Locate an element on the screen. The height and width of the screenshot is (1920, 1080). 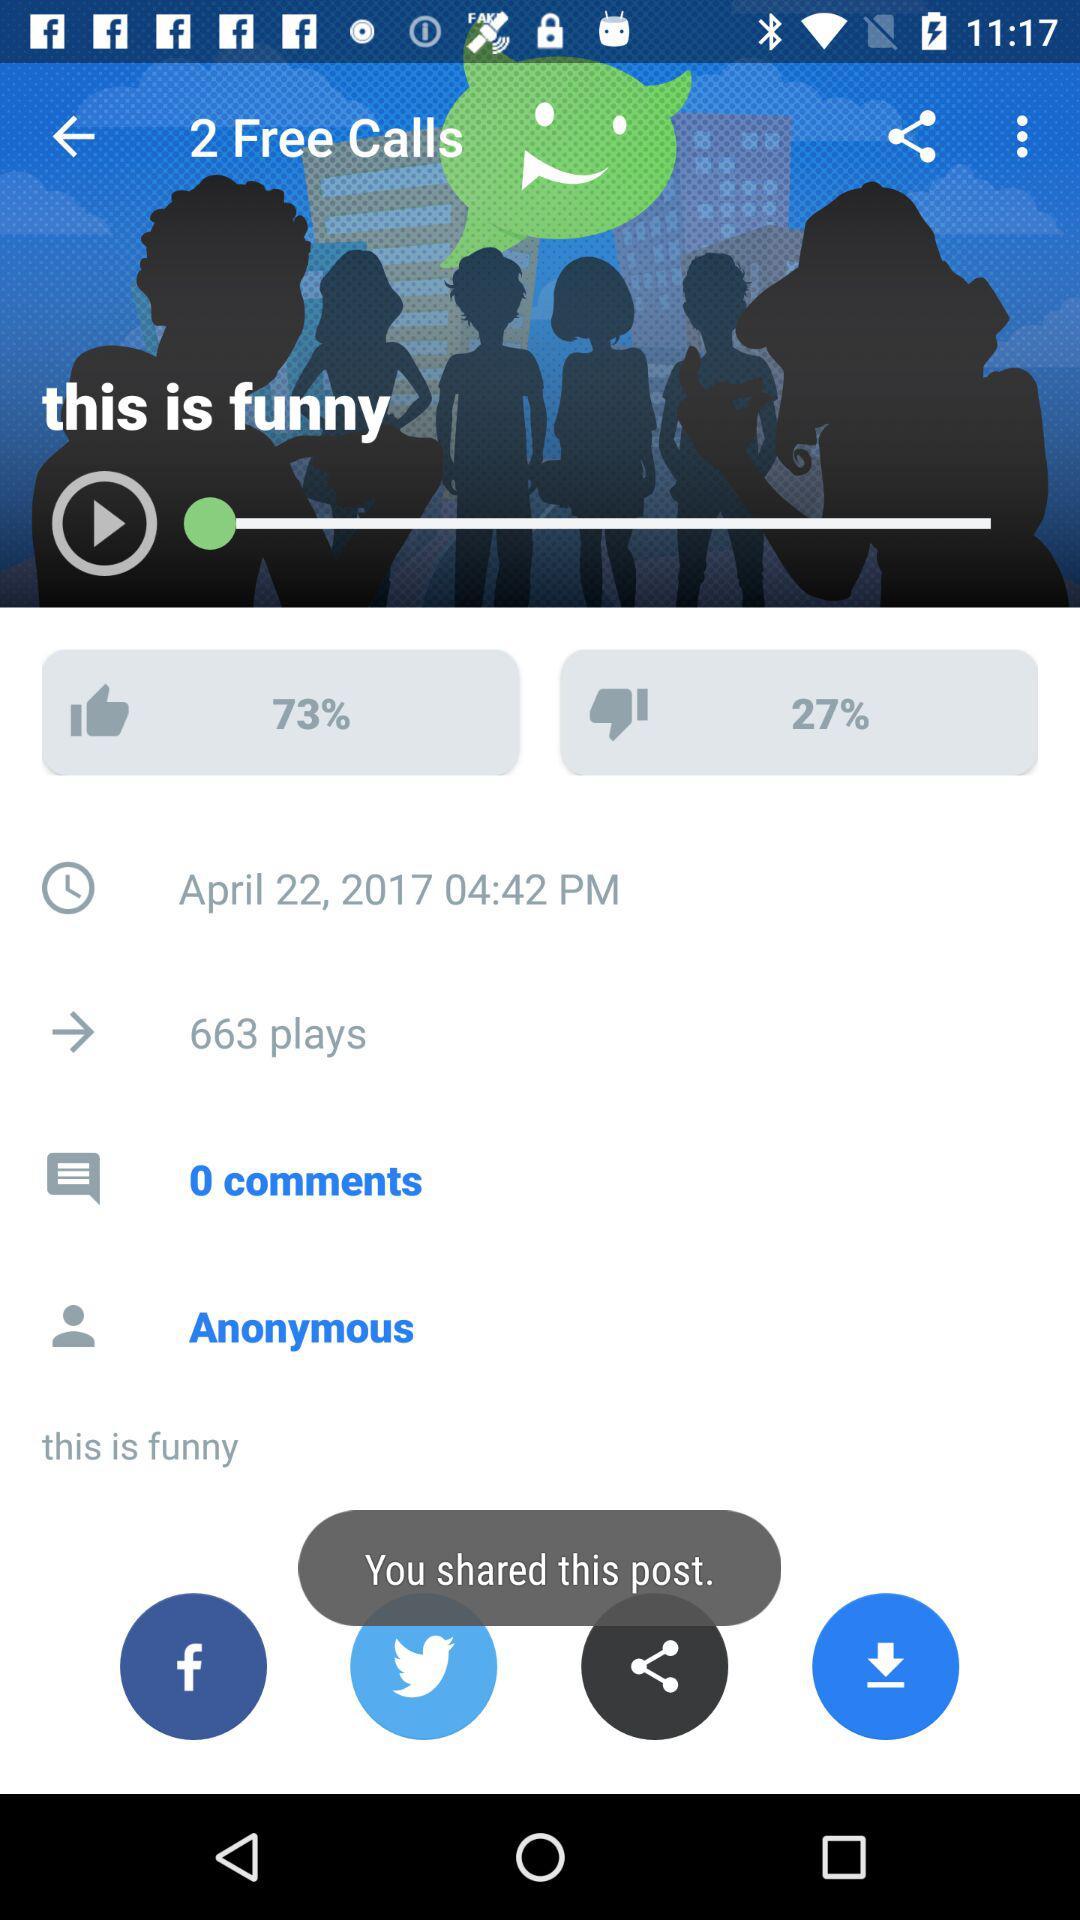
share on facebook is located at coordinates (193, 1666).